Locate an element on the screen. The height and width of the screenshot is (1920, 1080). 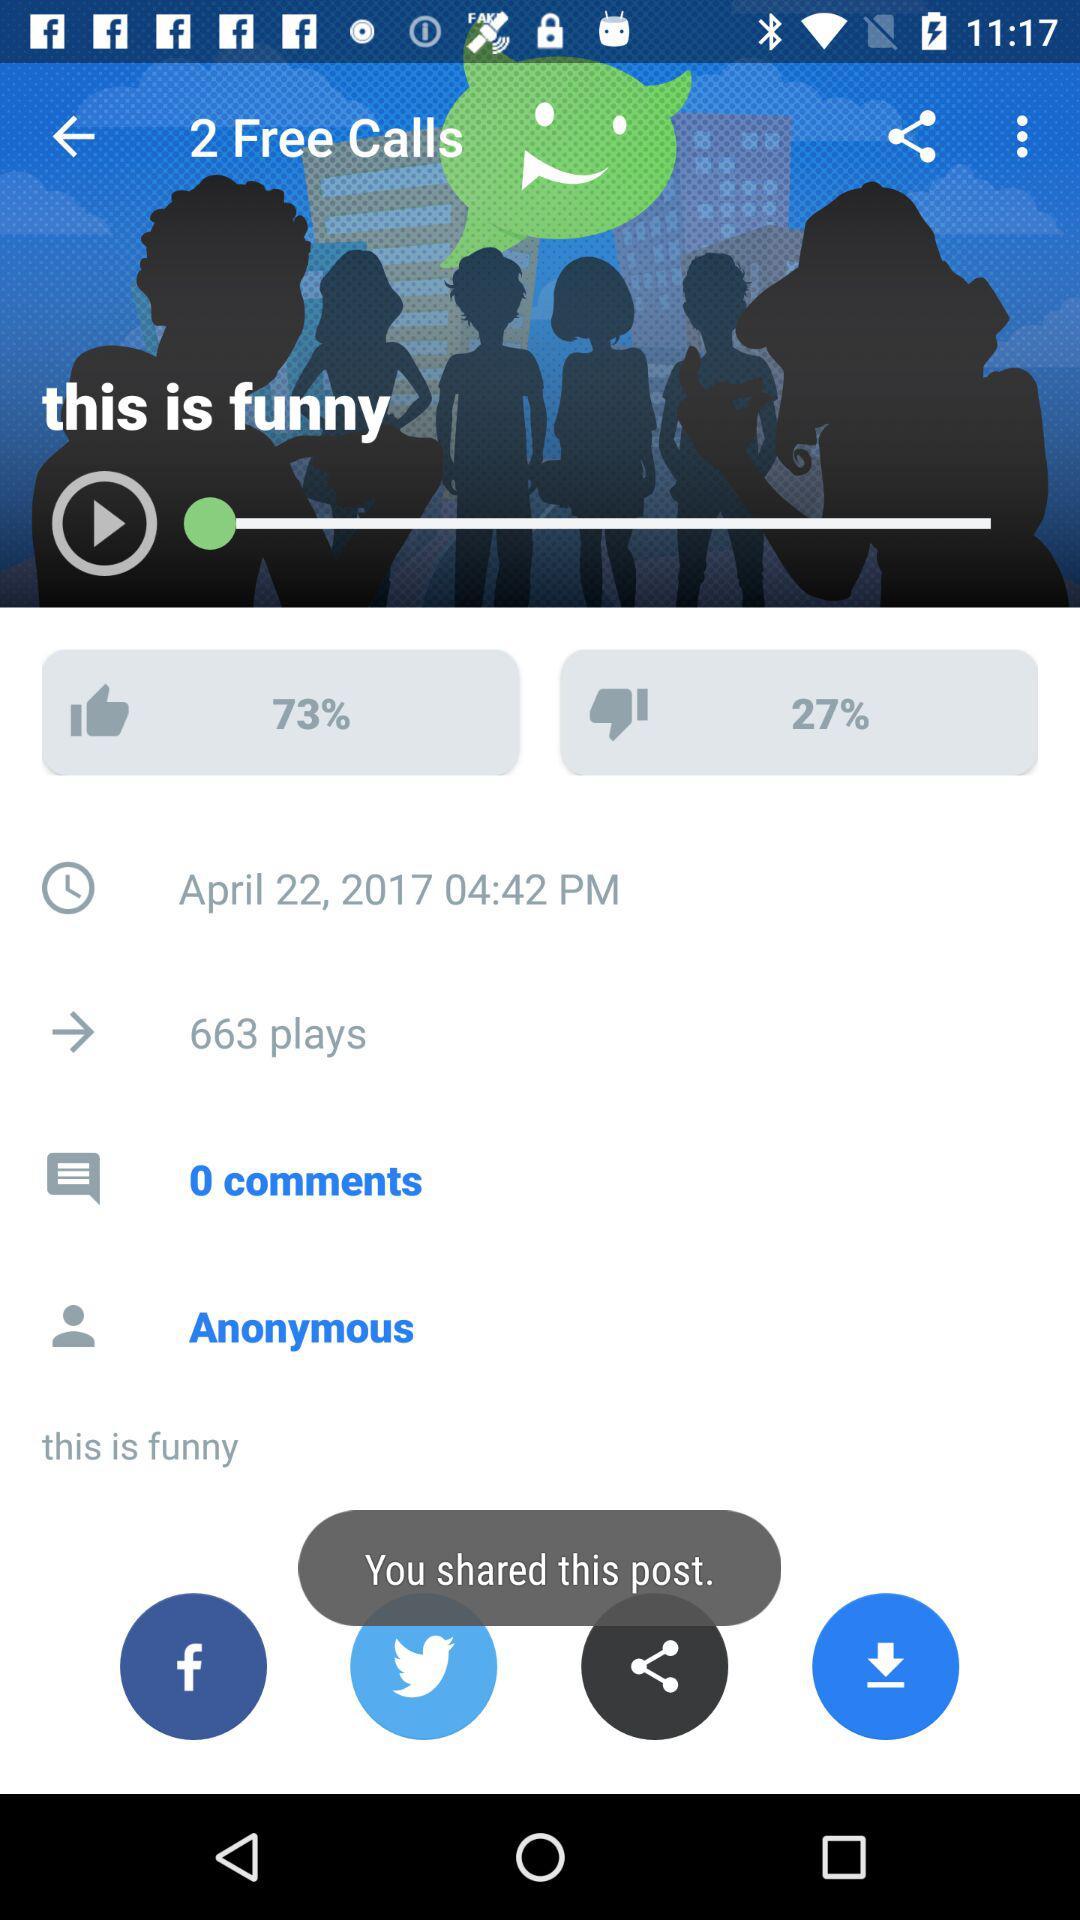
share on facebook is located at coordinates (193, 1666).